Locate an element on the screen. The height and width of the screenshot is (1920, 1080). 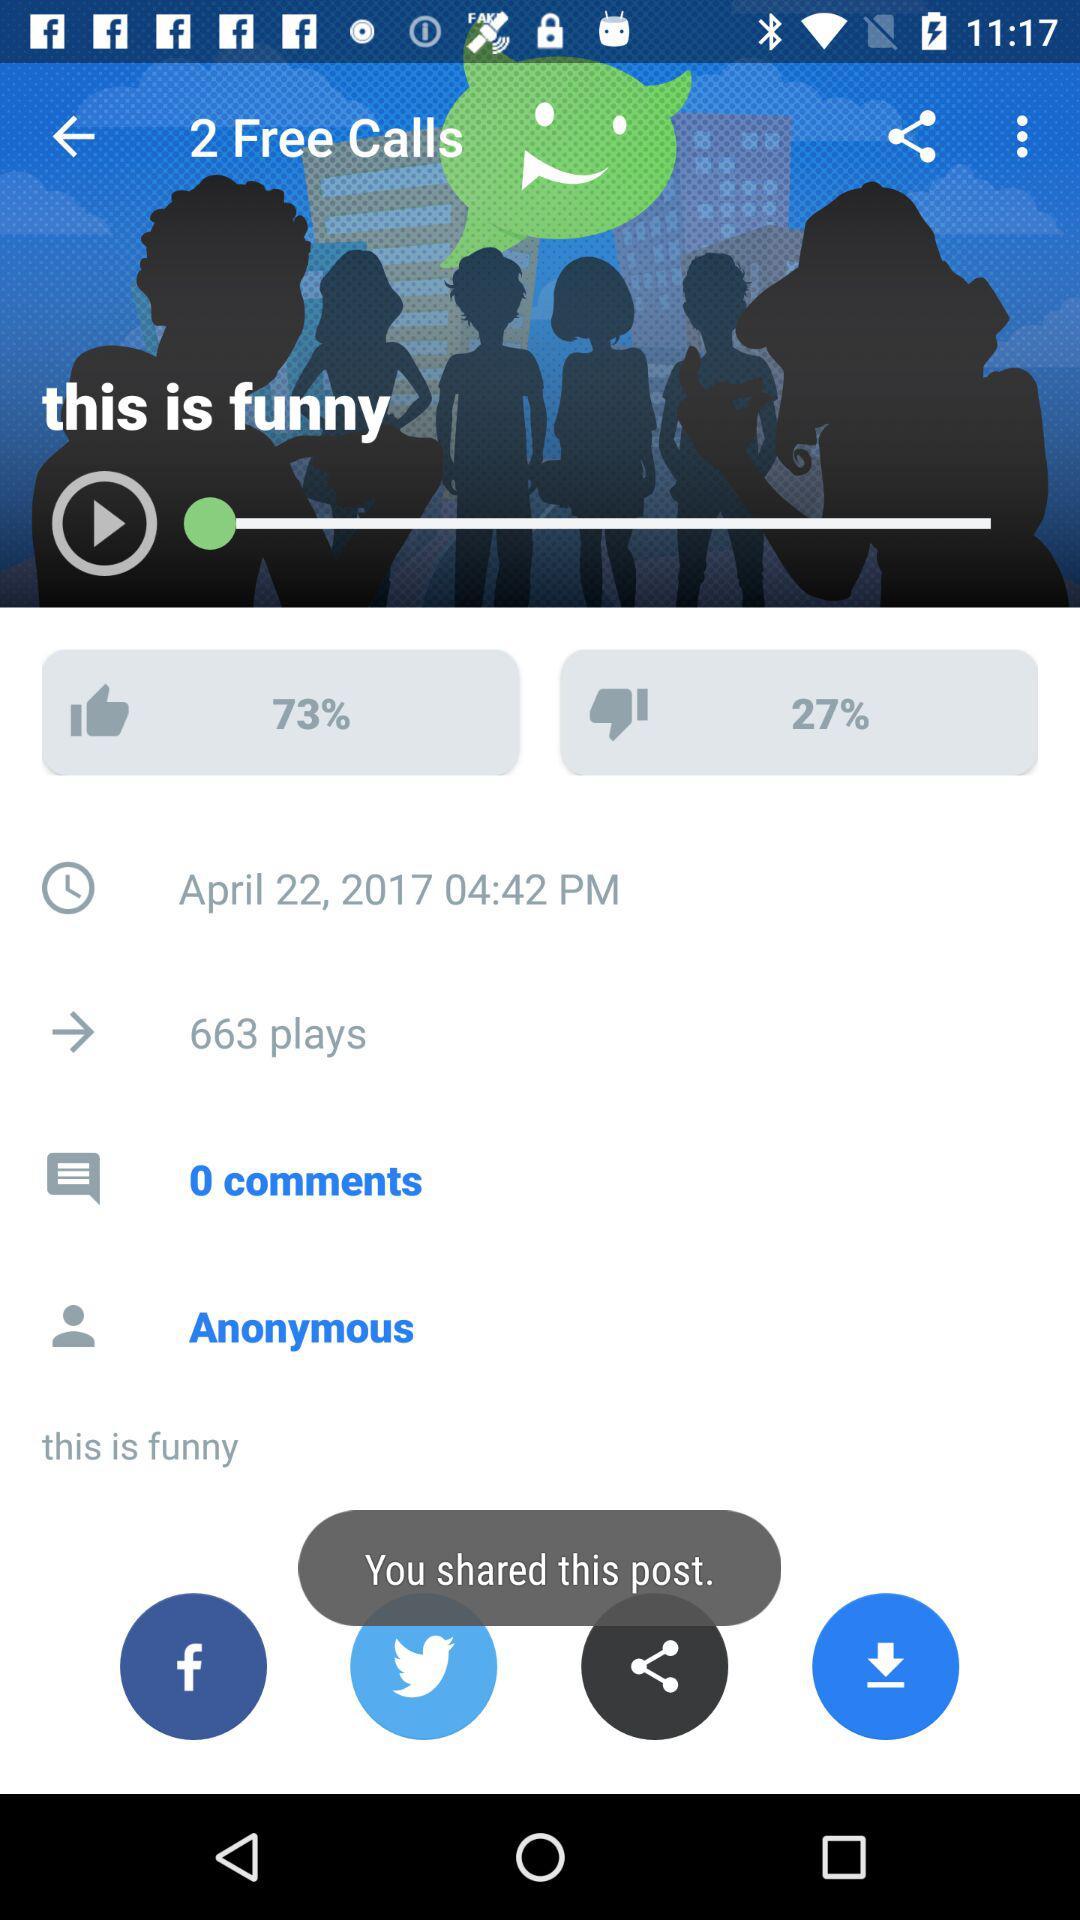
share on facebook is located at coordinates (193, 1666).